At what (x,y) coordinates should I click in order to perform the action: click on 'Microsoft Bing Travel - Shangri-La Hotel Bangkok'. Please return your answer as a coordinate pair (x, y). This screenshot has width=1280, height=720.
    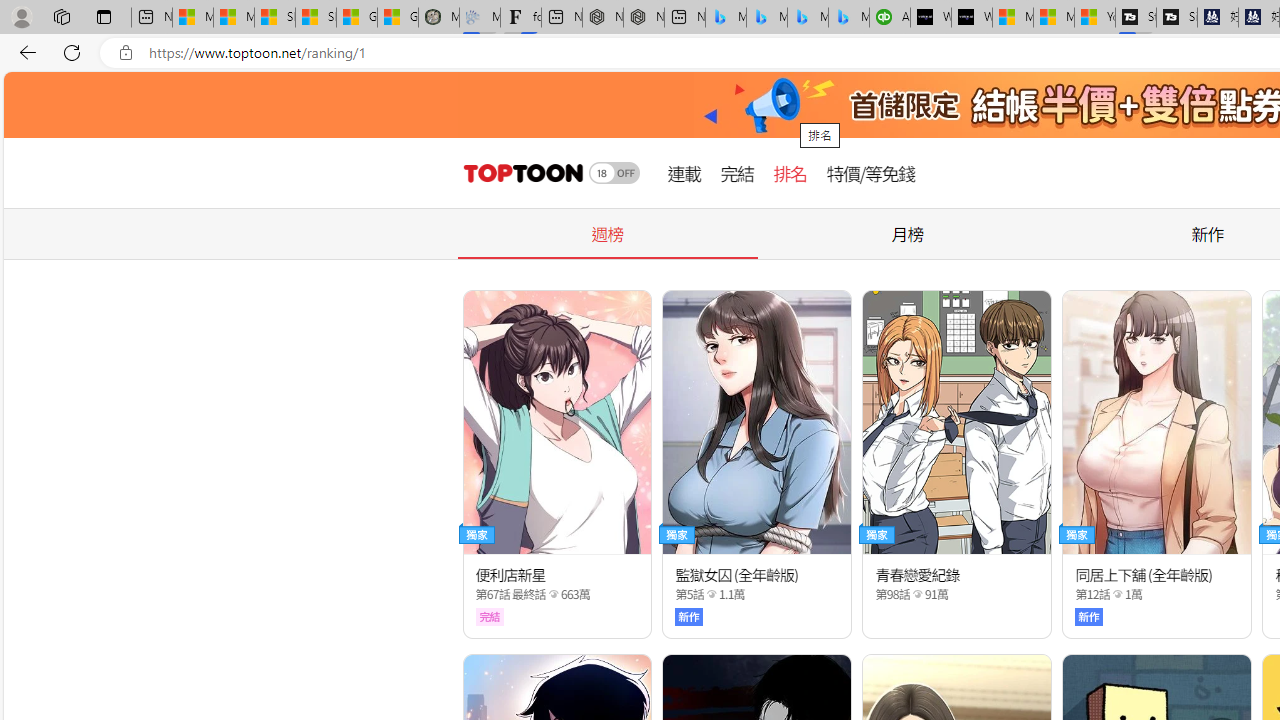
    Looking at the image, I should click on (849, 17).